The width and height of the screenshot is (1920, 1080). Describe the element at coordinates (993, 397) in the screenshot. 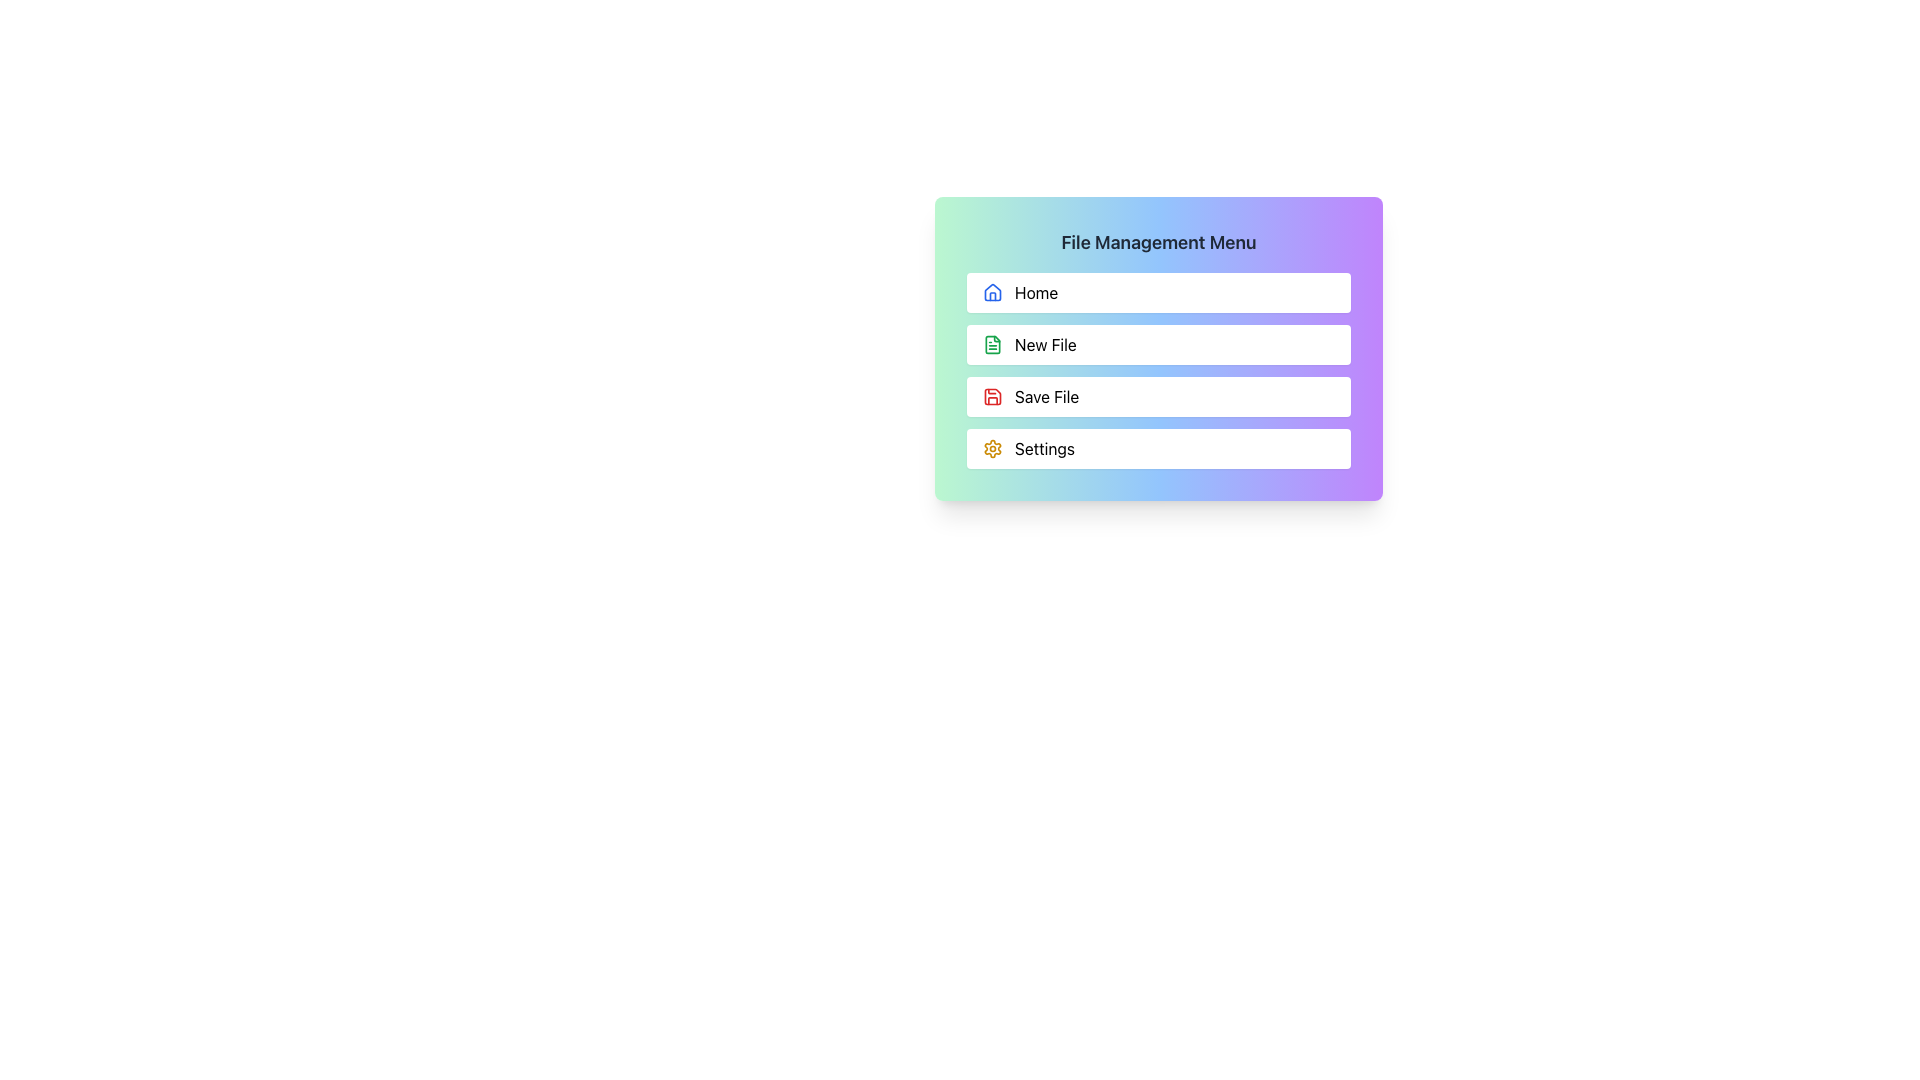

I see `the Save File menu option by clicking on the save icon, which is a red outlined floppy disk graphic located in the third row of the menu` at that location.